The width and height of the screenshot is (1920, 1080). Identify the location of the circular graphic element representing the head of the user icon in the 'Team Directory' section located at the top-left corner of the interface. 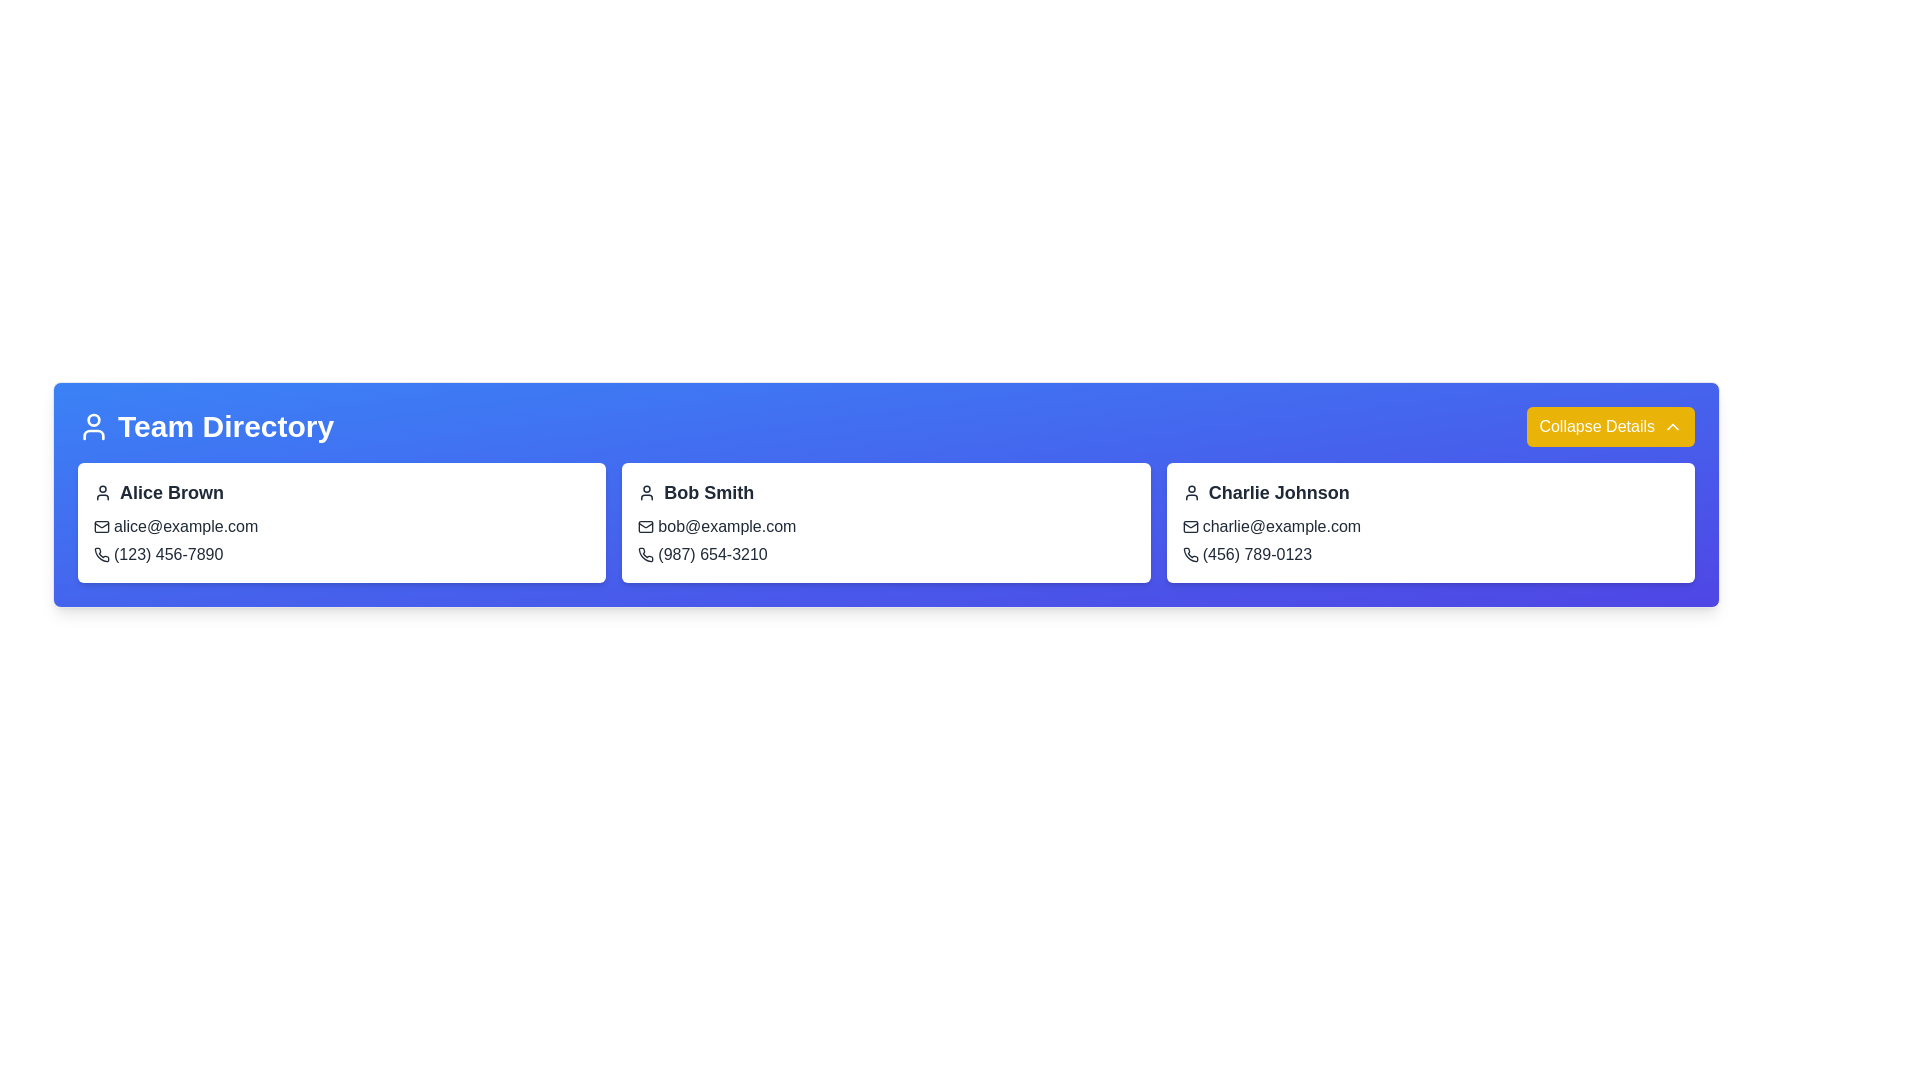
(93, 419).